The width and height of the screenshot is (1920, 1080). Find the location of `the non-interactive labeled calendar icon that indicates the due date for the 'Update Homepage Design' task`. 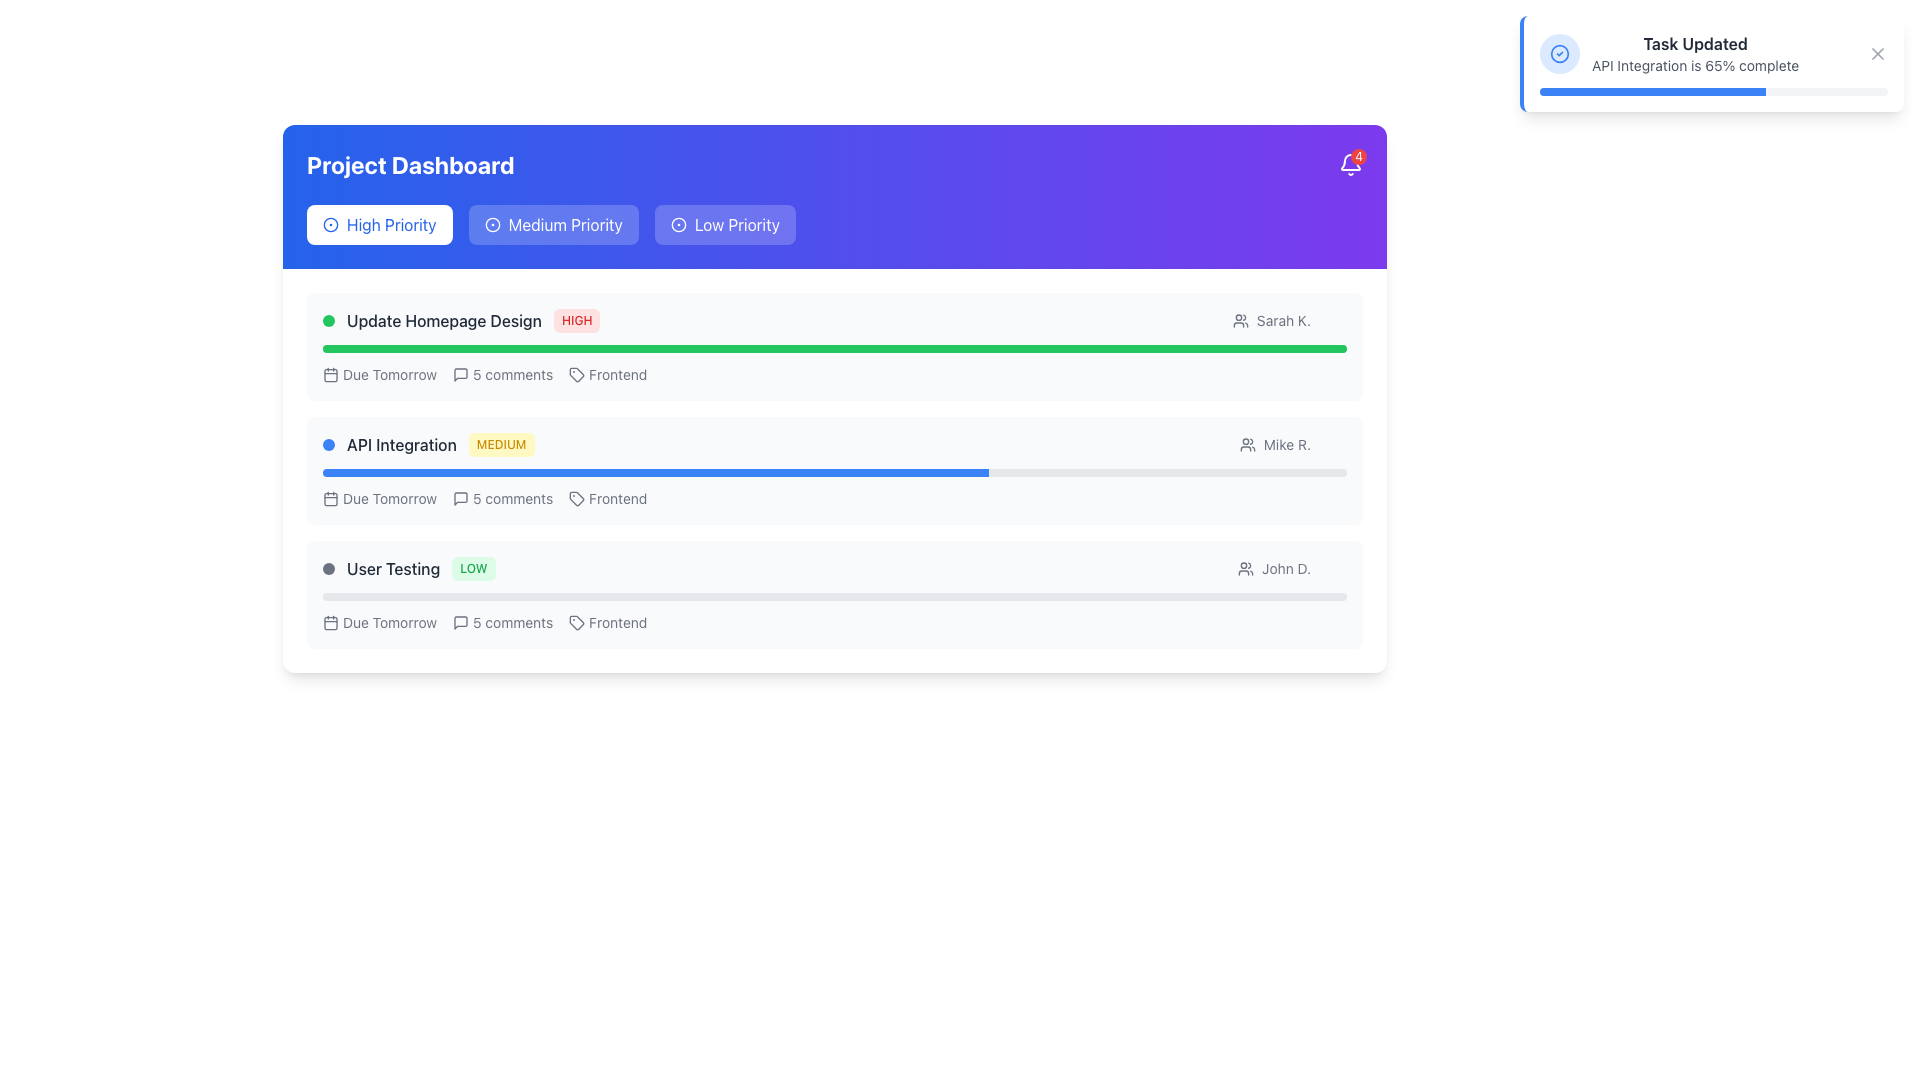

the non-interactive labeled calendar icon that indicates the due date for the 'Update Homepage Design' task is located at coordinates (380, 374).